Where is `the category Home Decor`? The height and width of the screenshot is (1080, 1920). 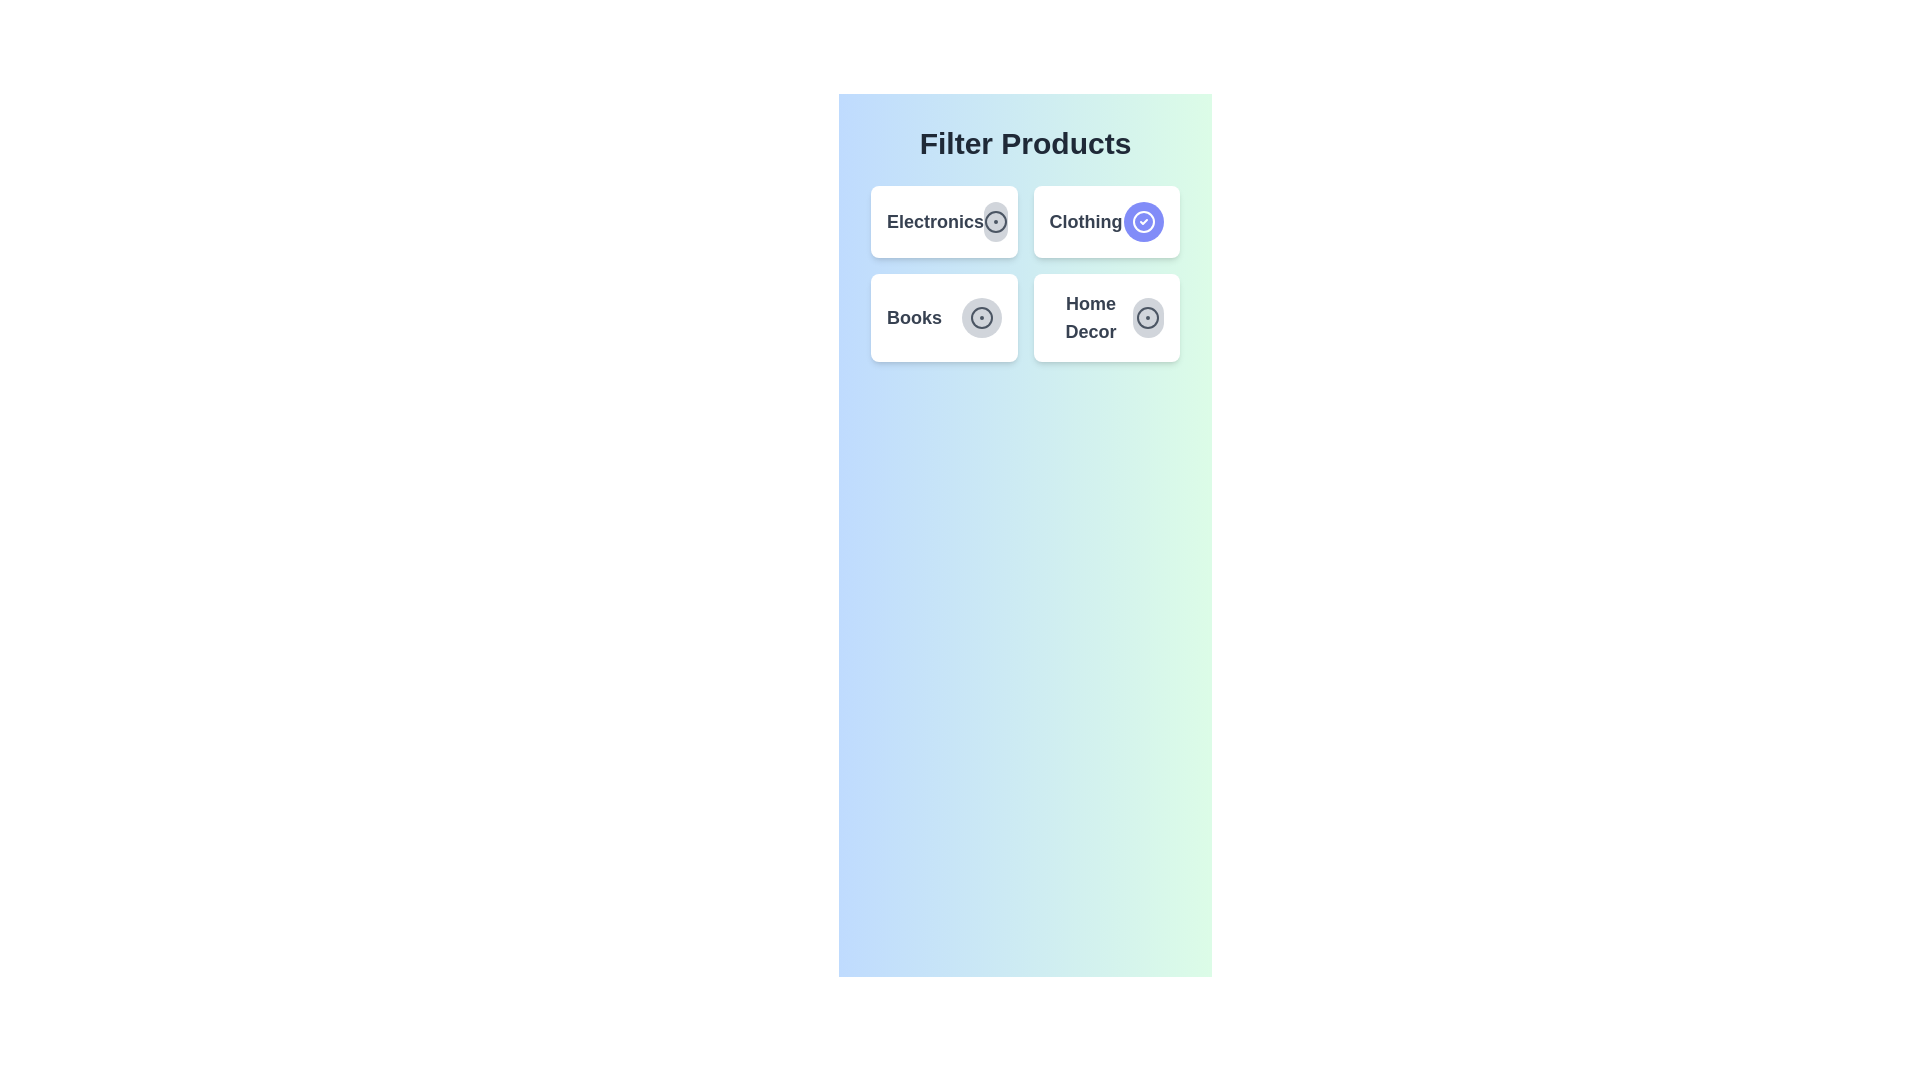
the category Home Decor is located at coordinates (1147, 316).